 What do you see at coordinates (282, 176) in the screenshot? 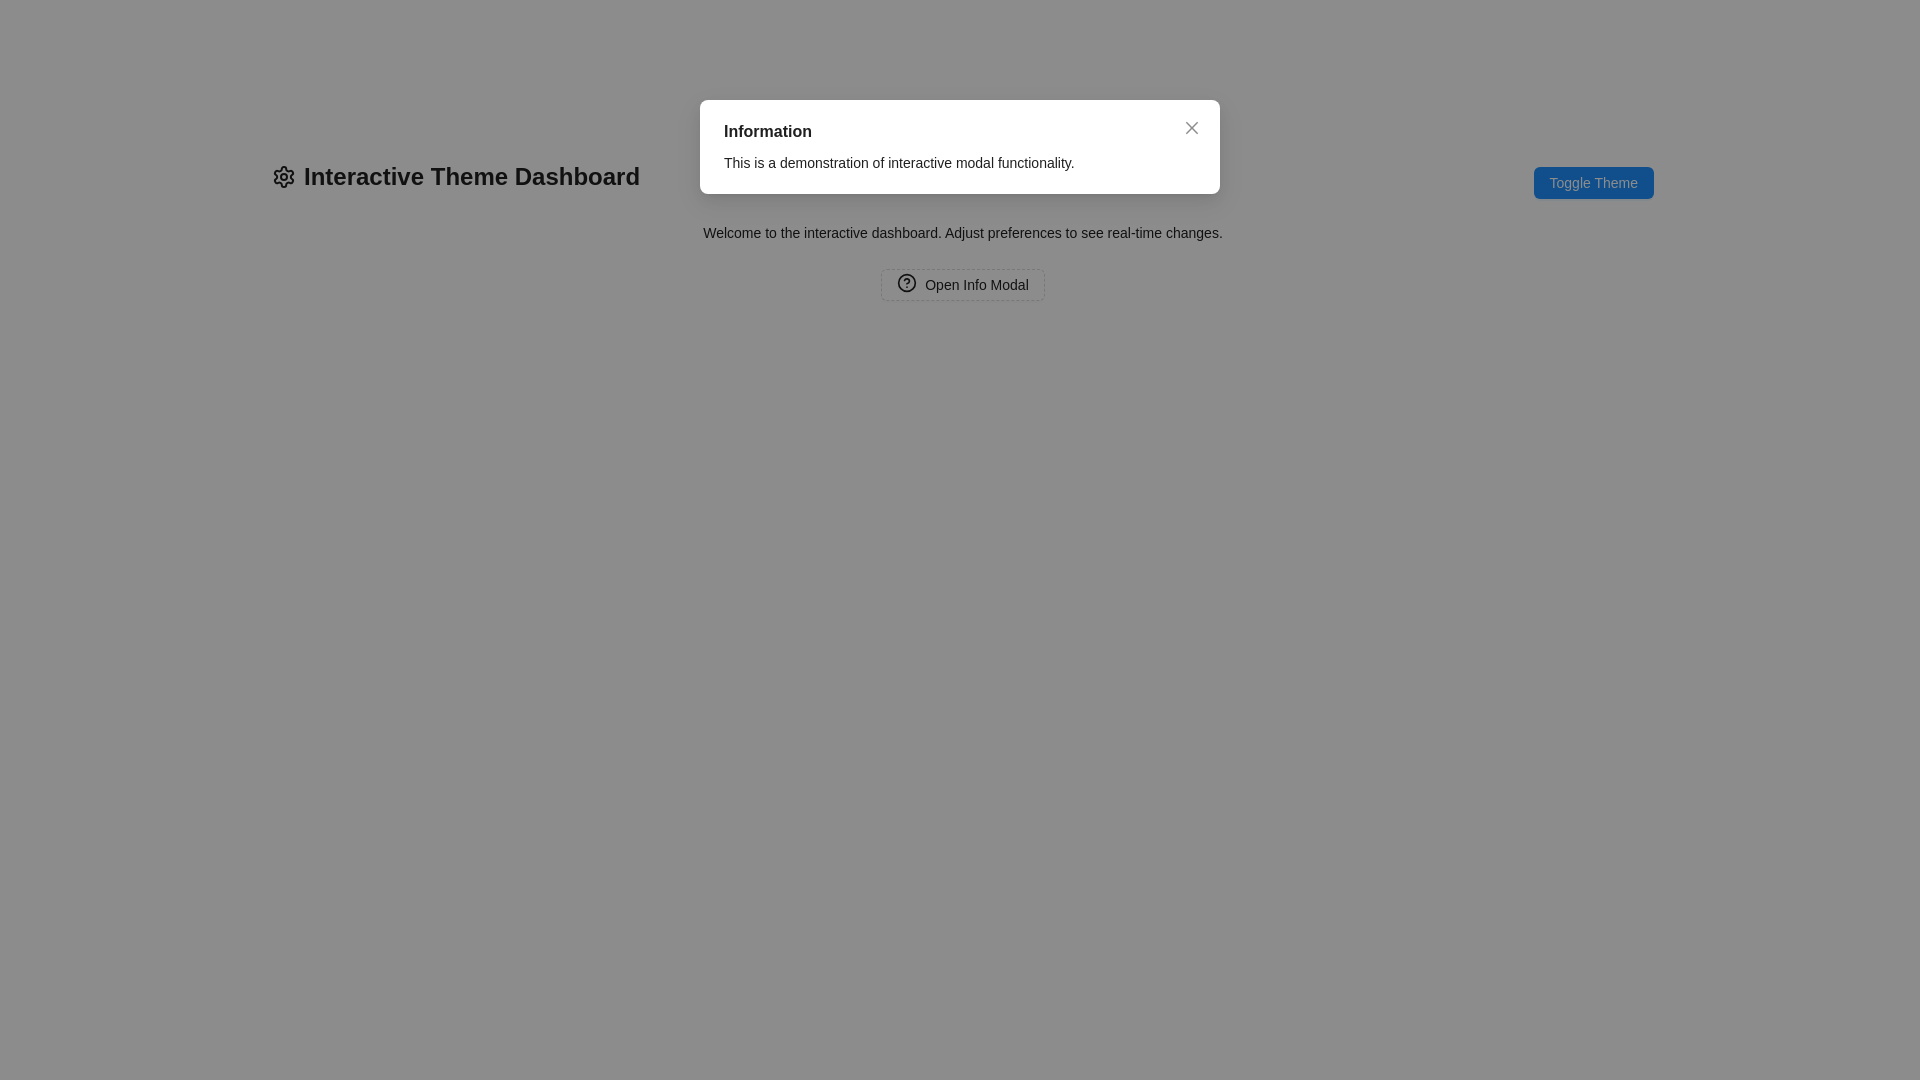
I see `the settings icon, which is a gear-shaped vector graphic located on the left portion of the interface, slightly above the midline, represented as part of the SVG component` at bounding box center [282, 176].